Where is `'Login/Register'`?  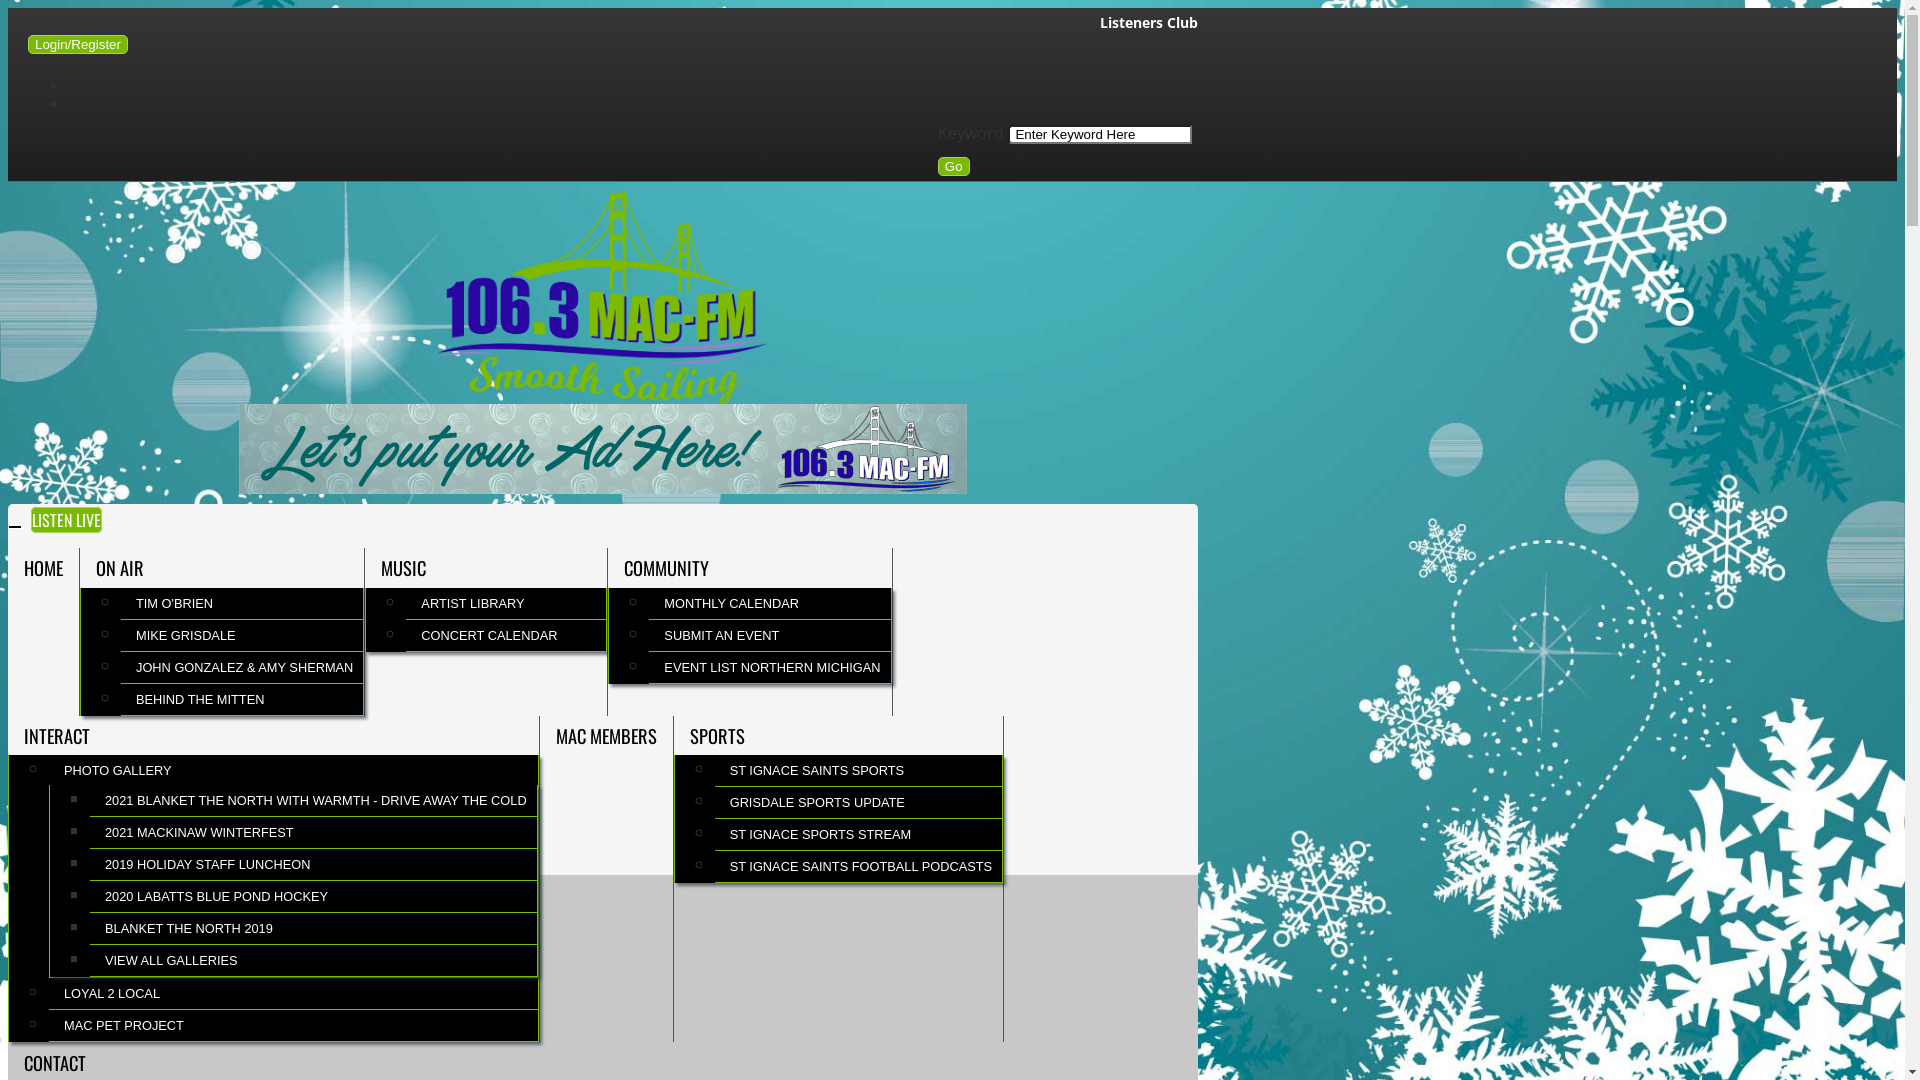 'Login/Register' is located at coordinates (77, 44).